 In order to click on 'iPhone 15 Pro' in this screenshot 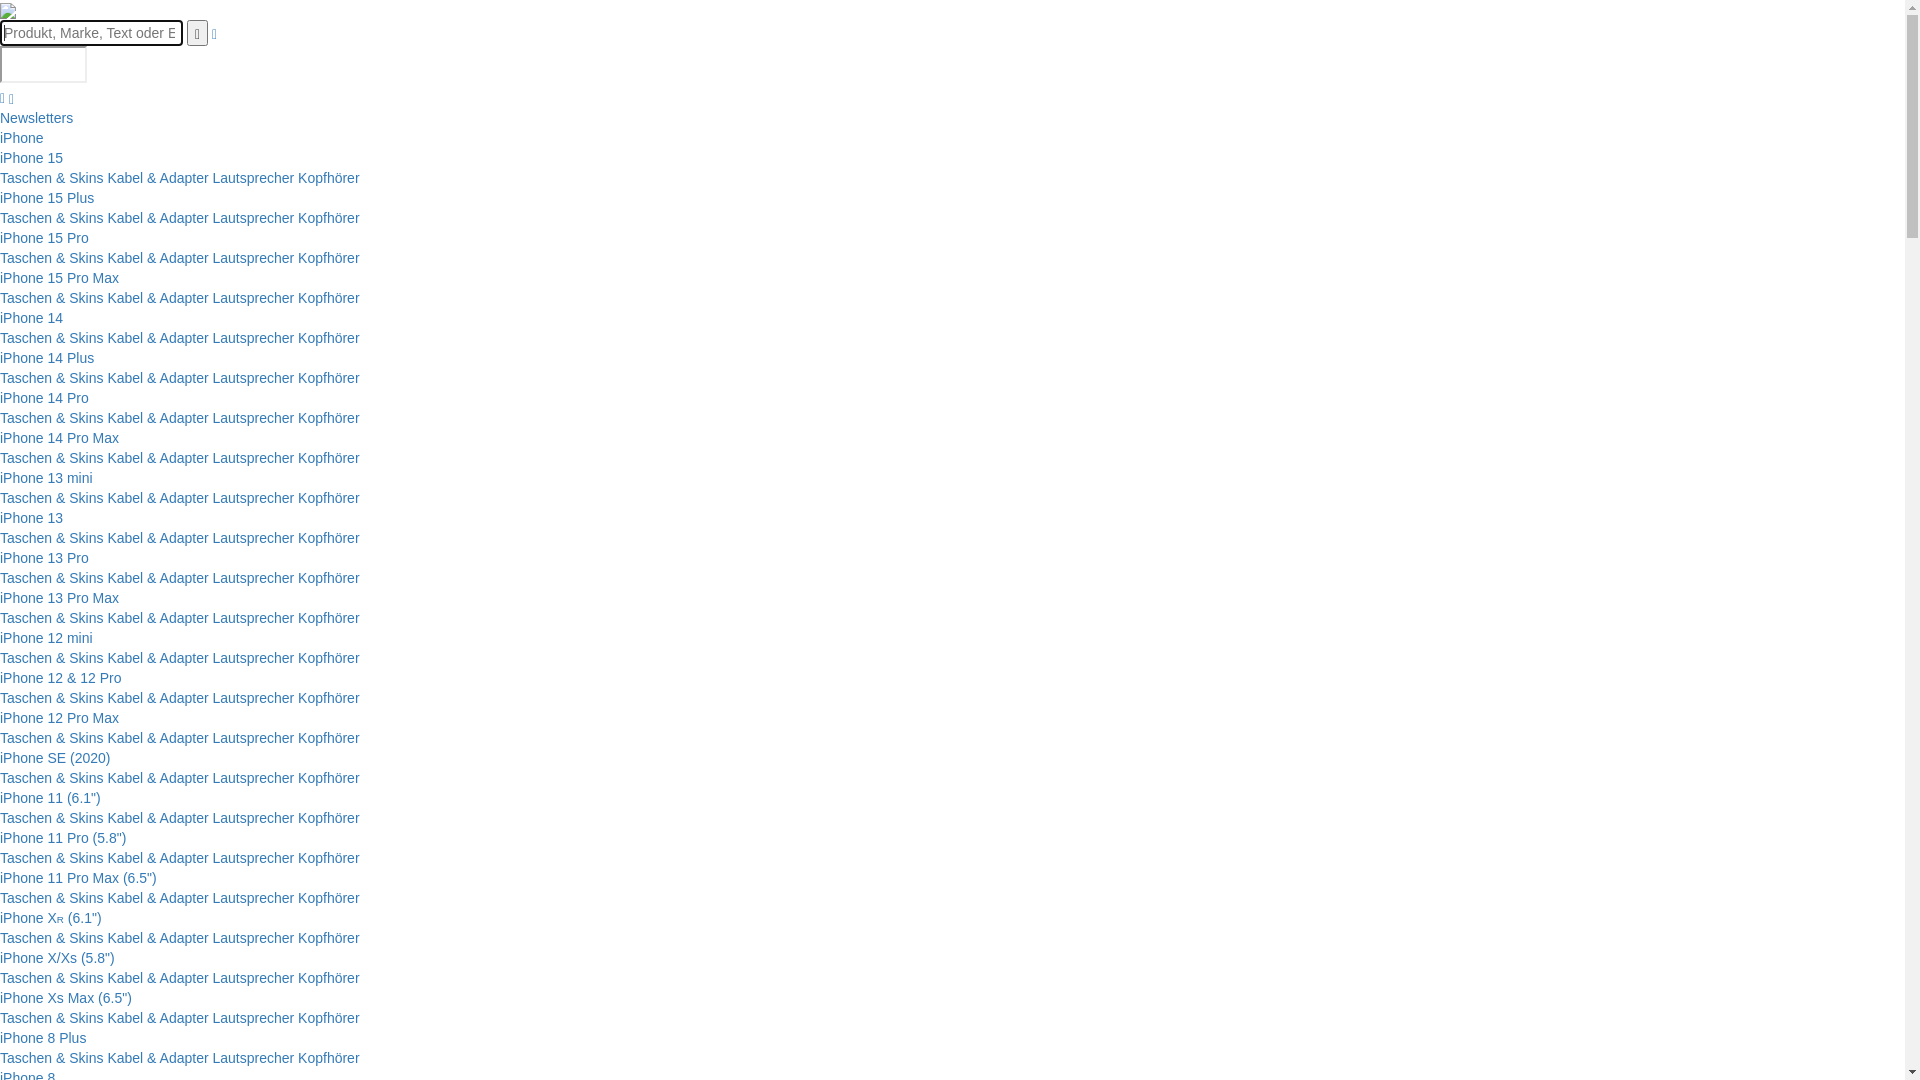, I will do `click(0, 237)`.